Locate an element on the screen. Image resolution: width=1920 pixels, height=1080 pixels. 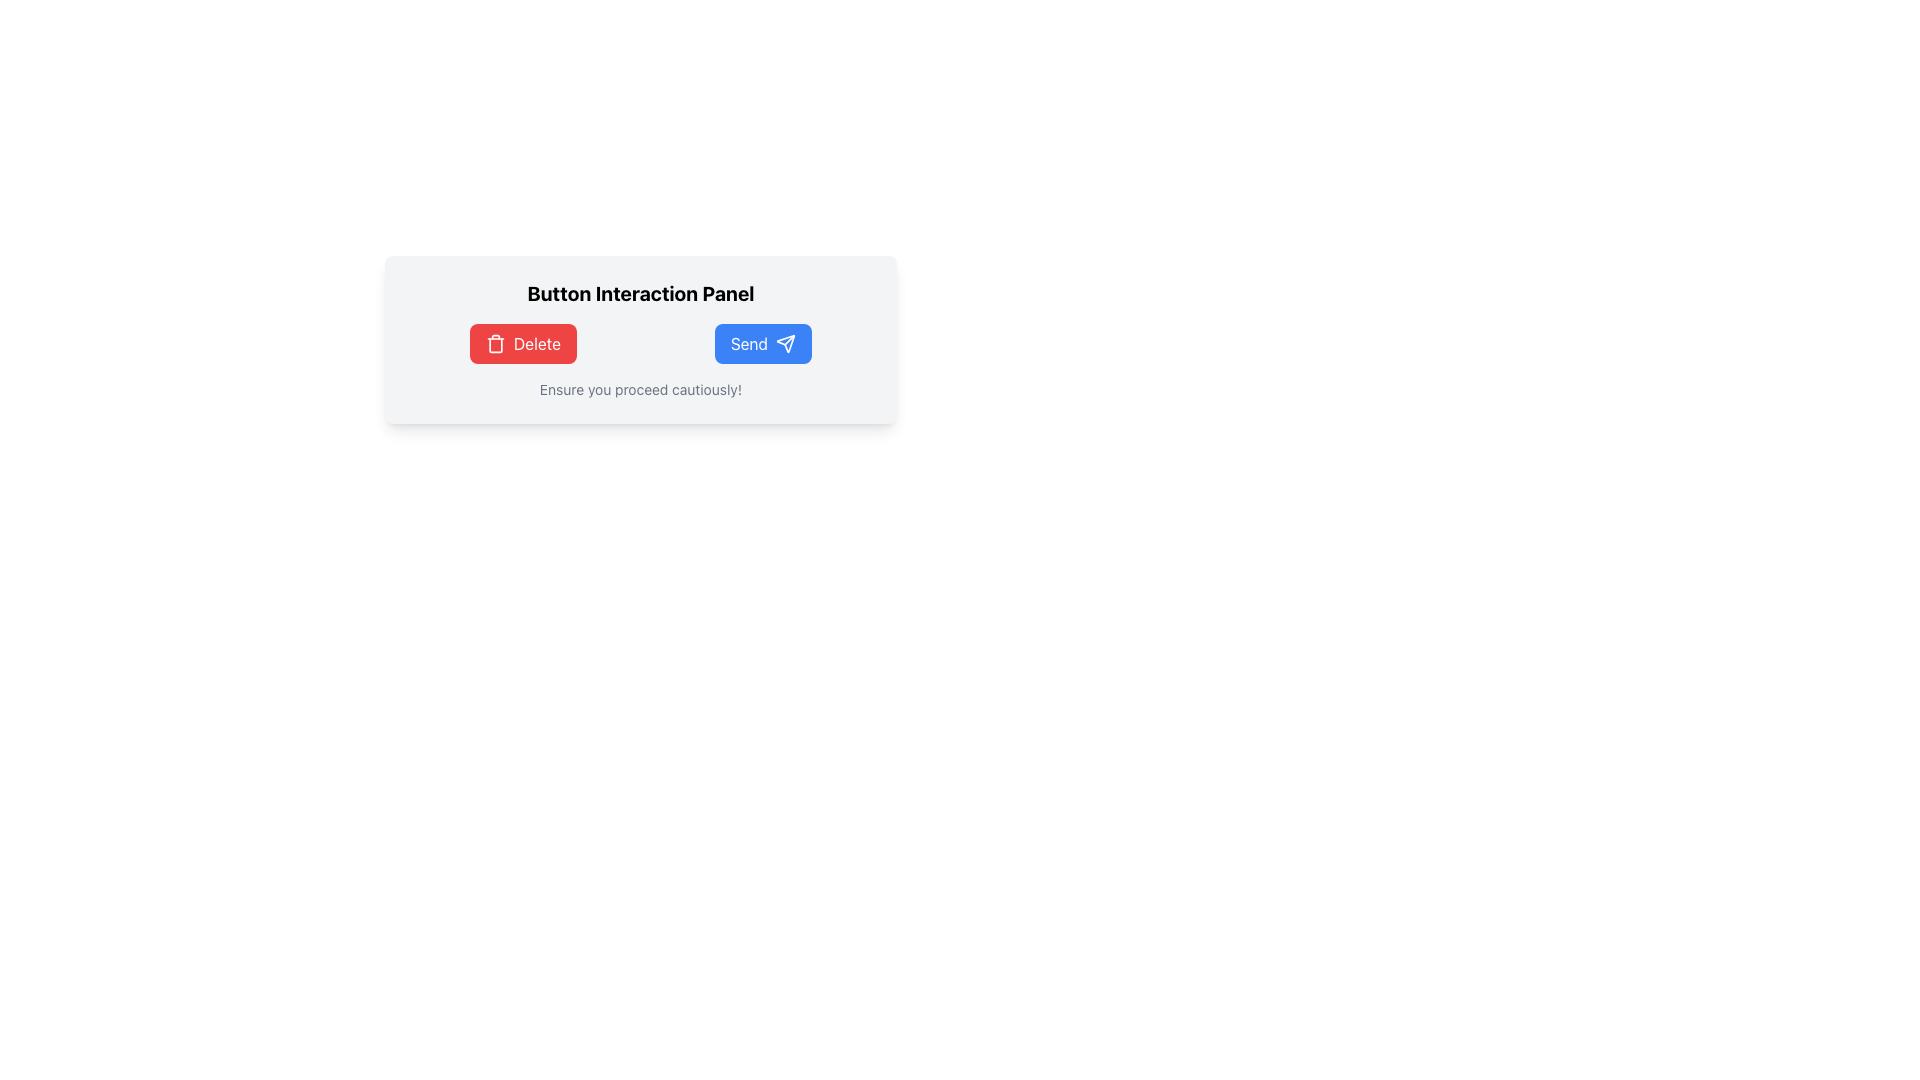
the 'Delete' button, which is a red button with white text is located at coordinates (537, 342).